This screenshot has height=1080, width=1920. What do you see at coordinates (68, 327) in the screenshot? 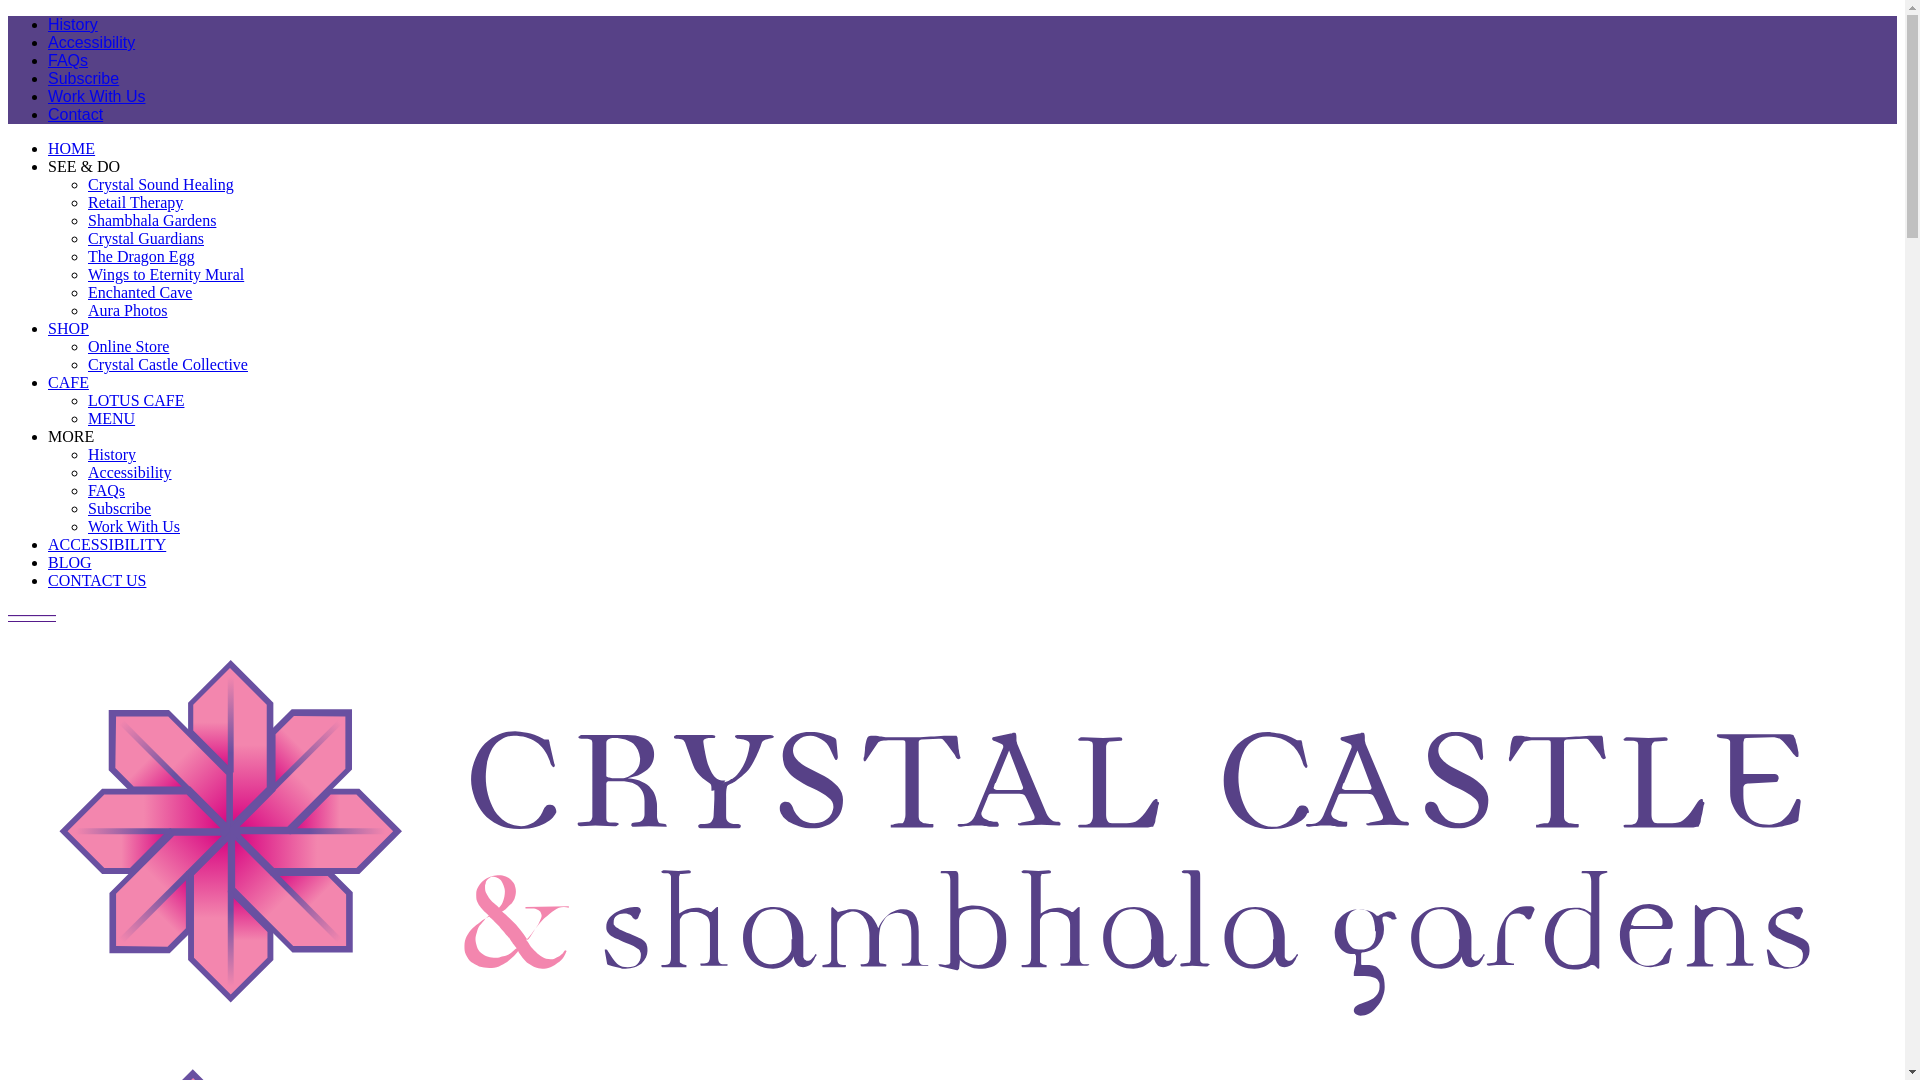
I see `'SHOP'` at bounding box center [68, 327].